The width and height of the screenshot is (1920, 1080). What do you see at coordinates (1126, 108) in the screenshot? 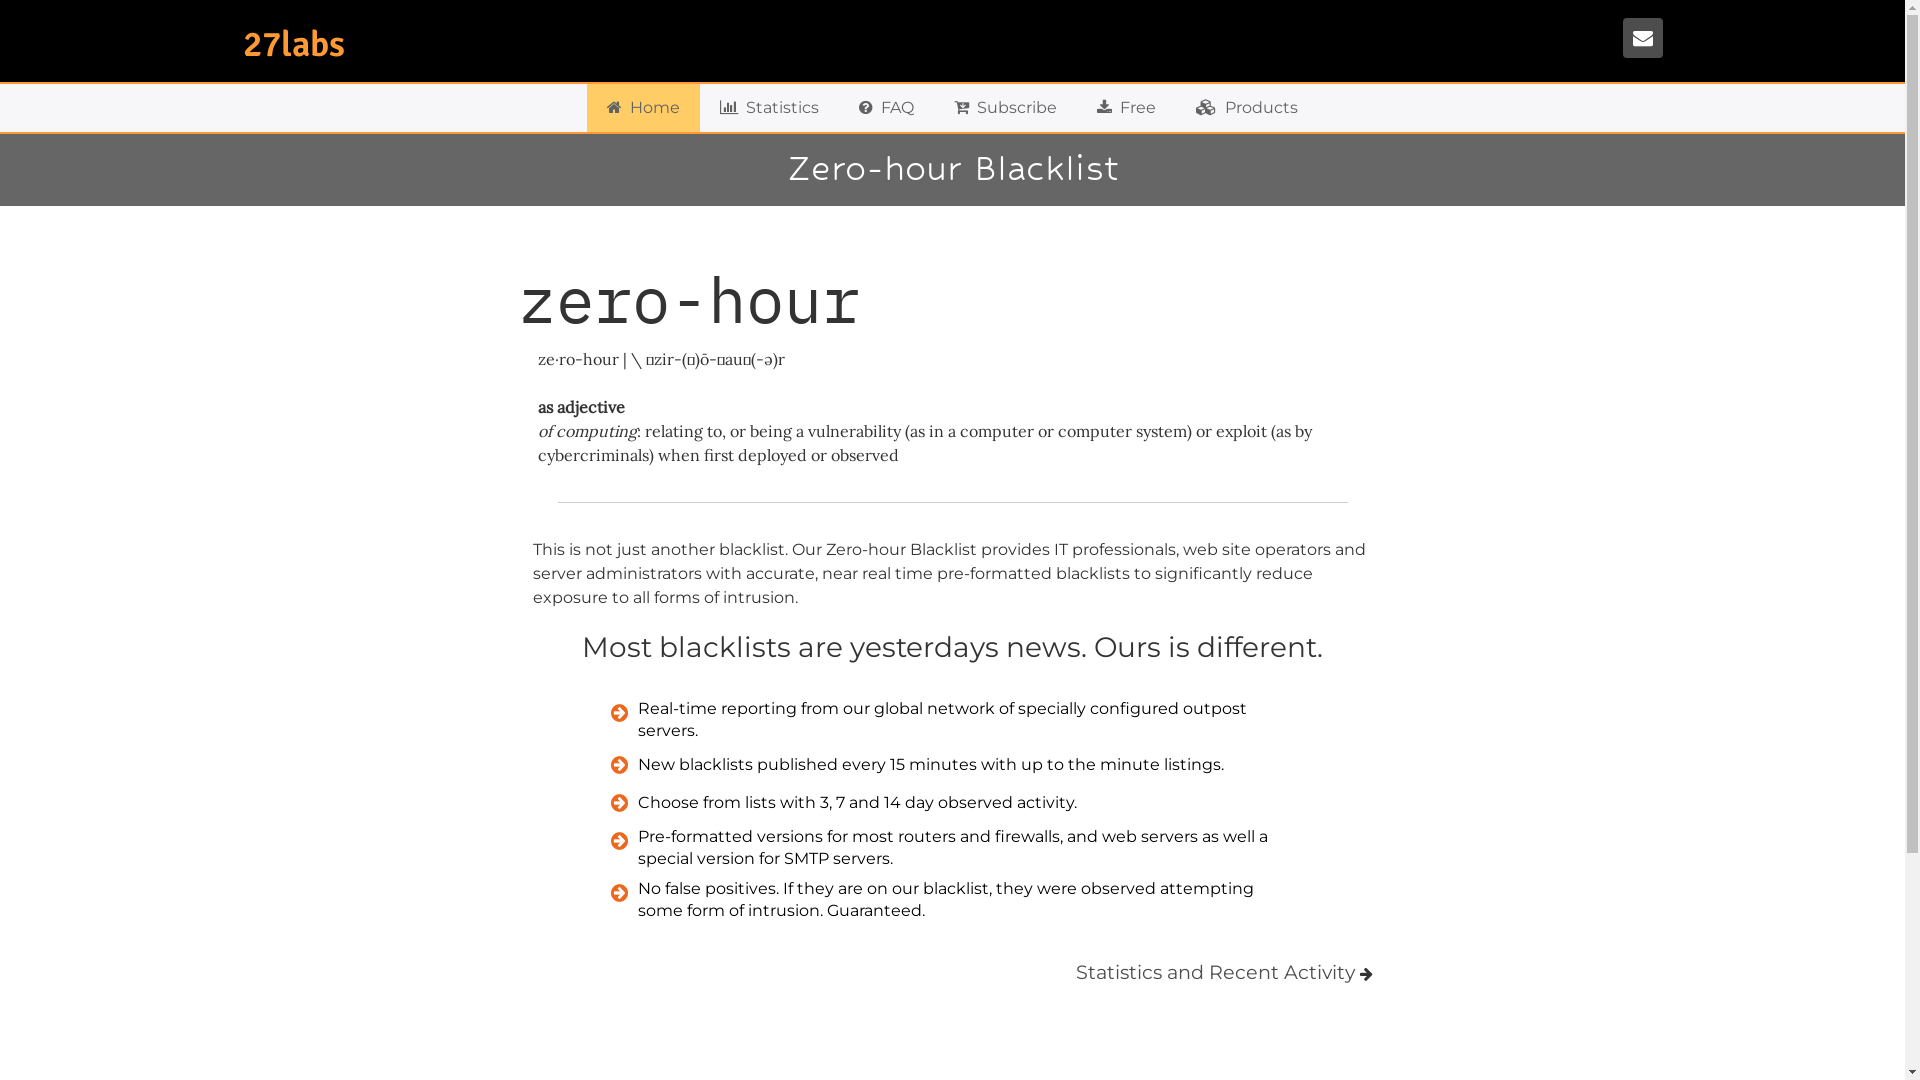
I see `'Free'` at bounding box center [1126, 108].